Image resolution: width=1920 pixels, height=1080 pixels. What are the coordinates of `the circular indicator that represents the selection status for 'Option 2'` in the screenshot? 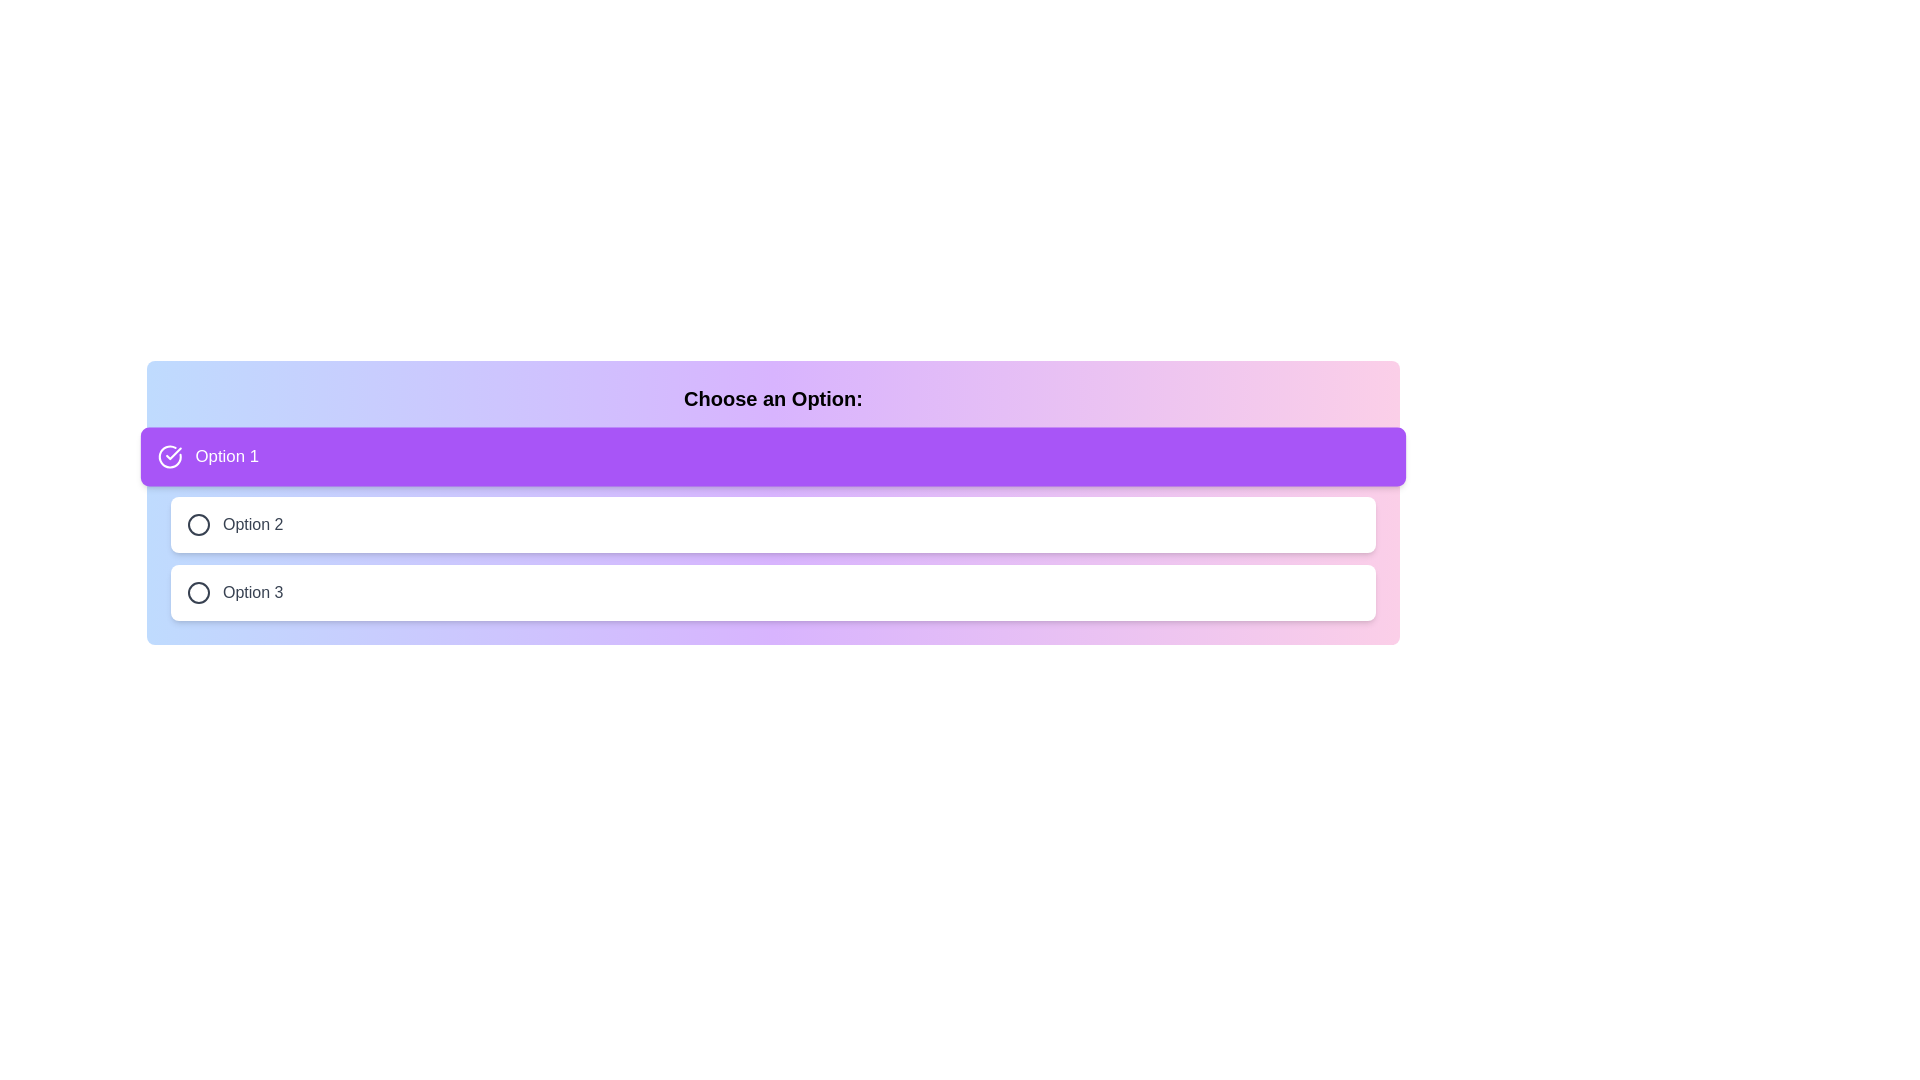 It's located at (198, 523).